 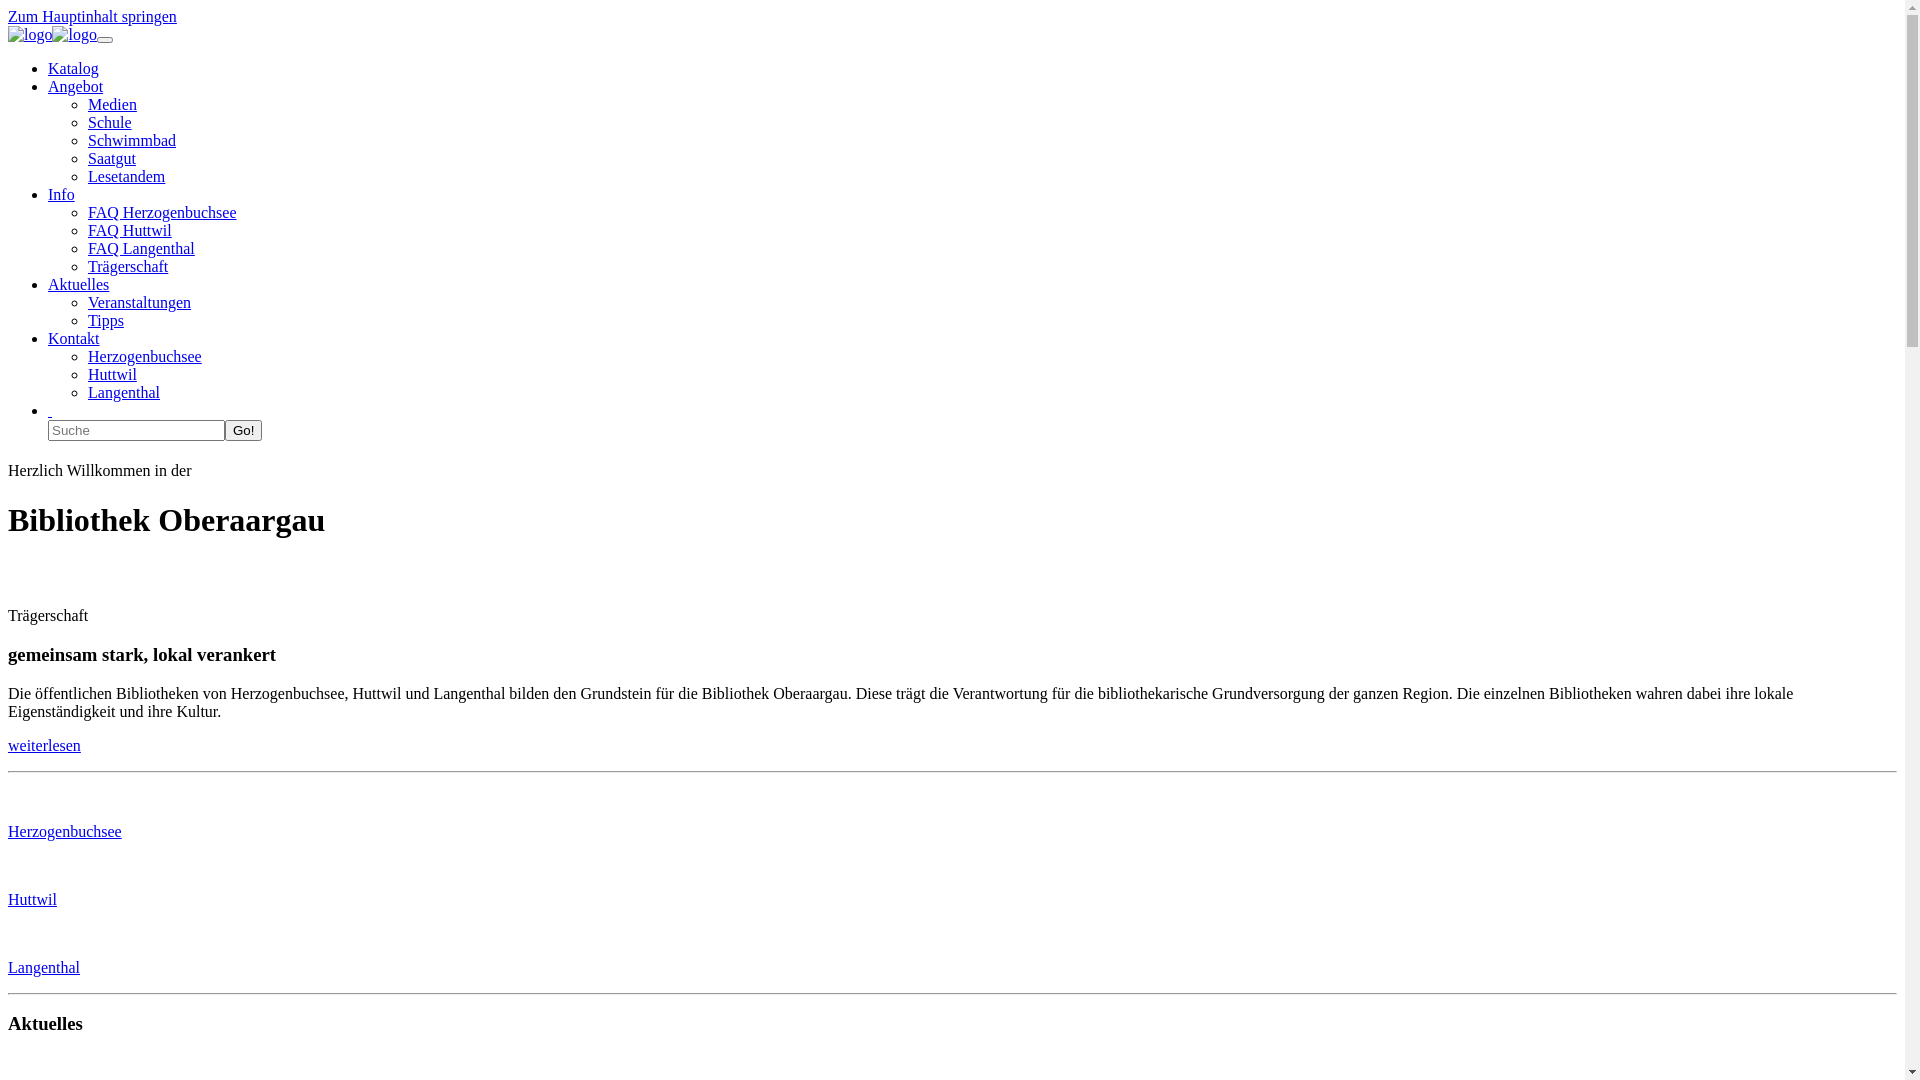 What do you see at coordinates (44, 745) in the screenshot?
I see `'weiterlesen'` at bounding box center [44, 745].